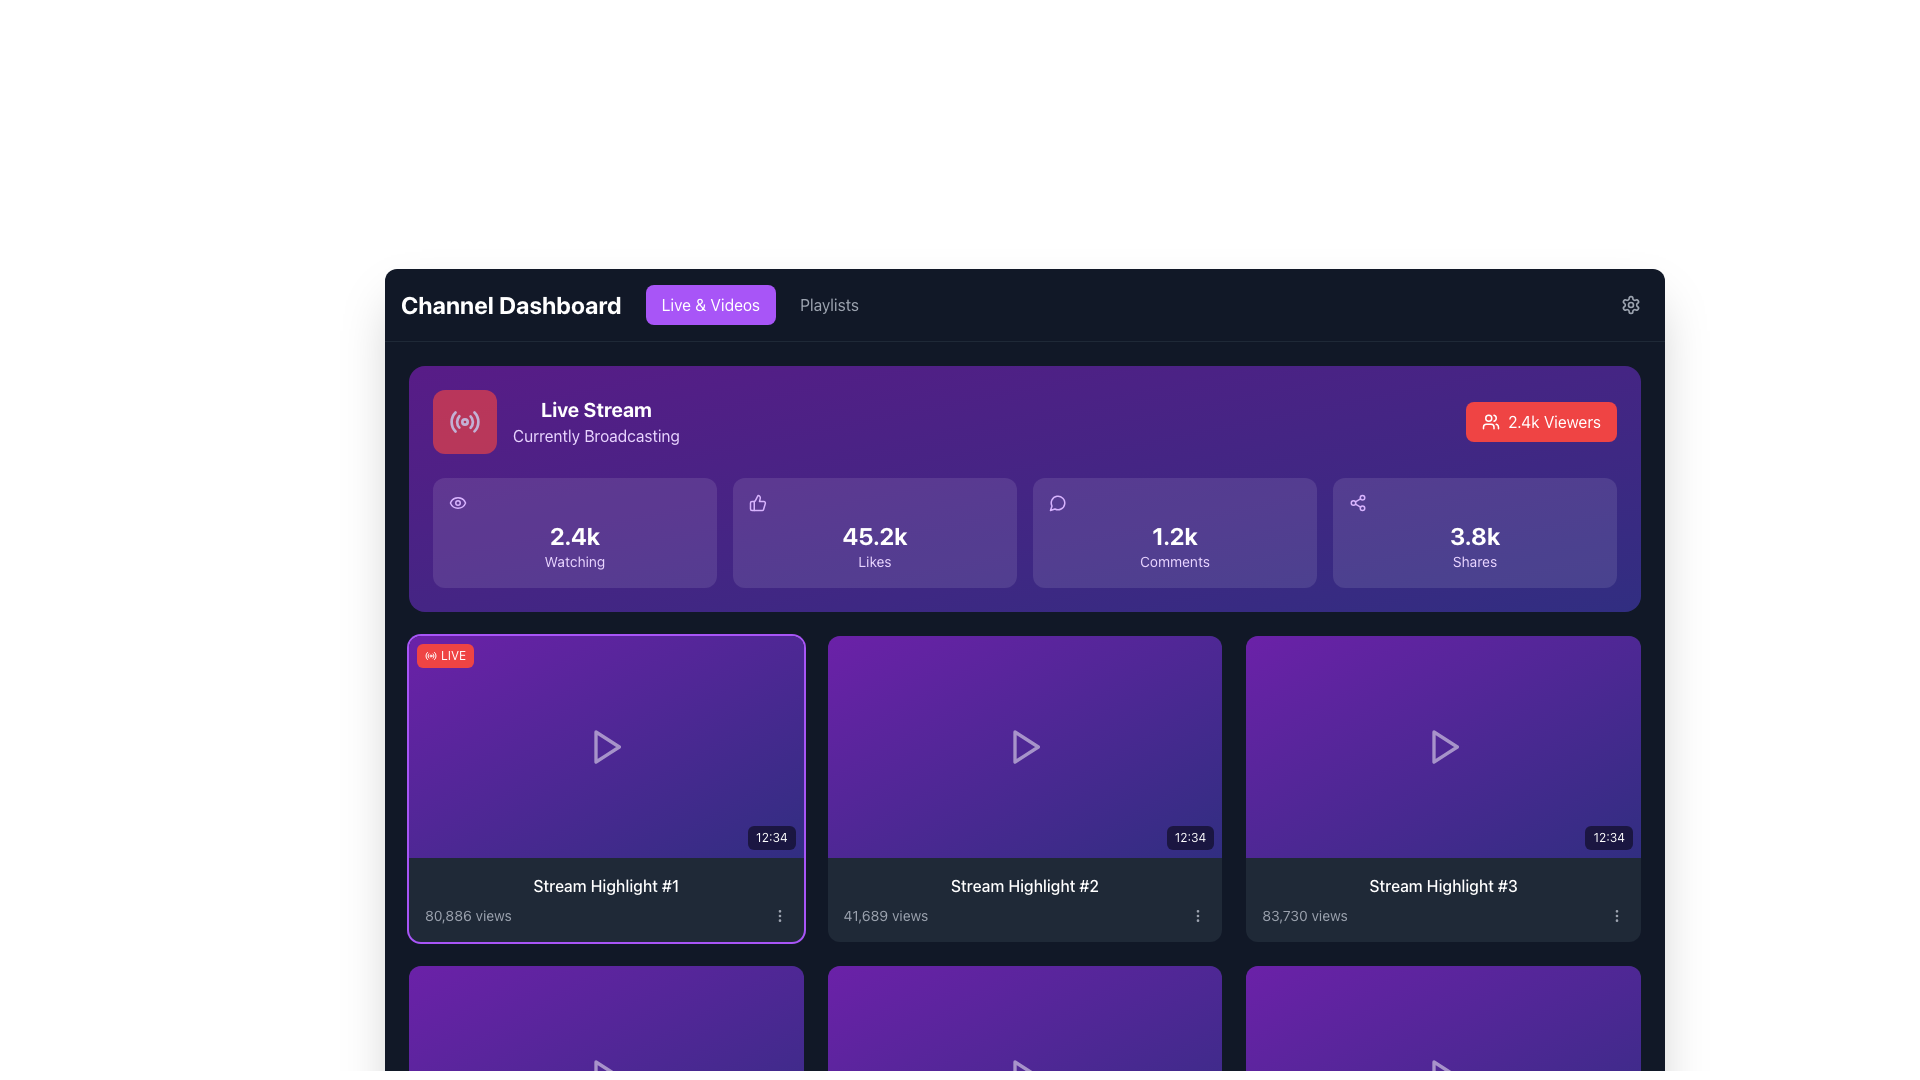  I want to click on Information card element, which has a purple background with a white chat bubble icon on the left, displaying '1.2k' in bold text and 'Comments' below it, so click(1175, 531).